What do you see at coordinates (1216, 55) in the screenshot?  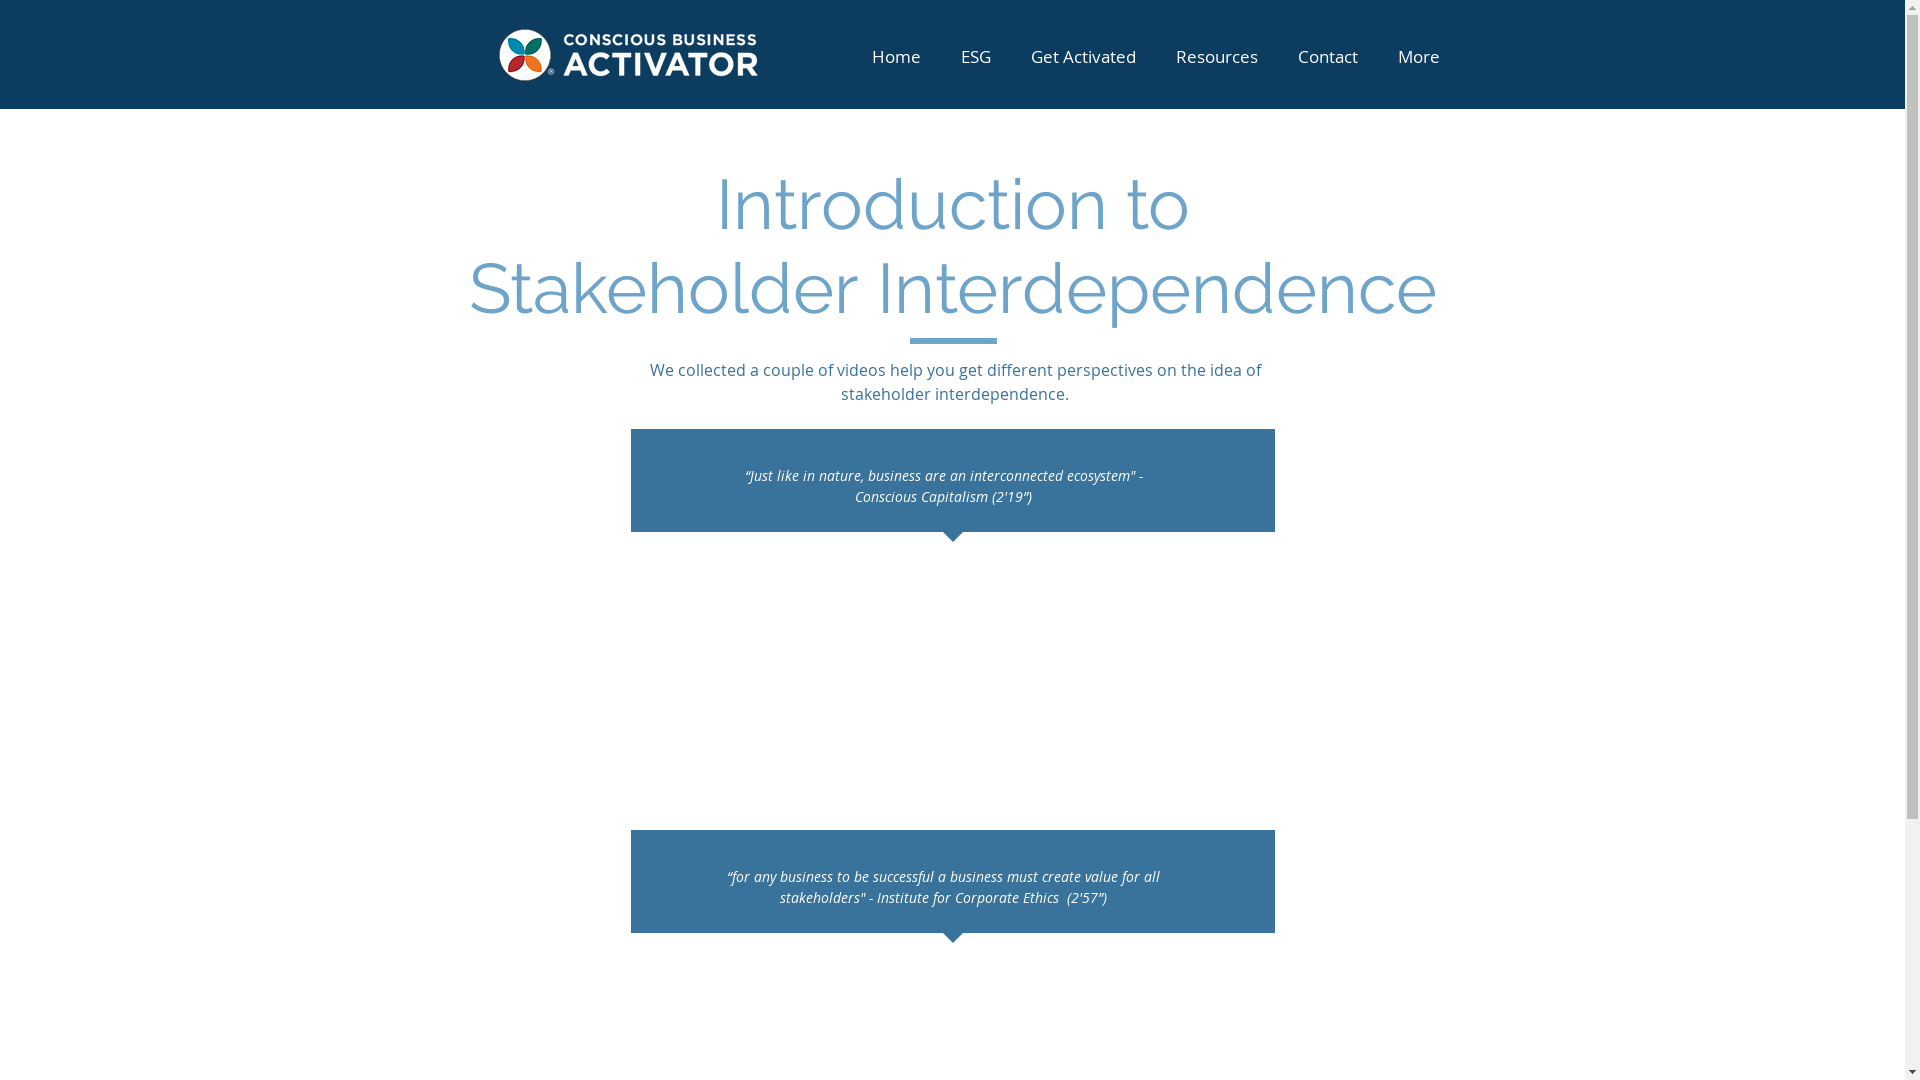 I see `'Resources'` at bounding box center [1216, 55].